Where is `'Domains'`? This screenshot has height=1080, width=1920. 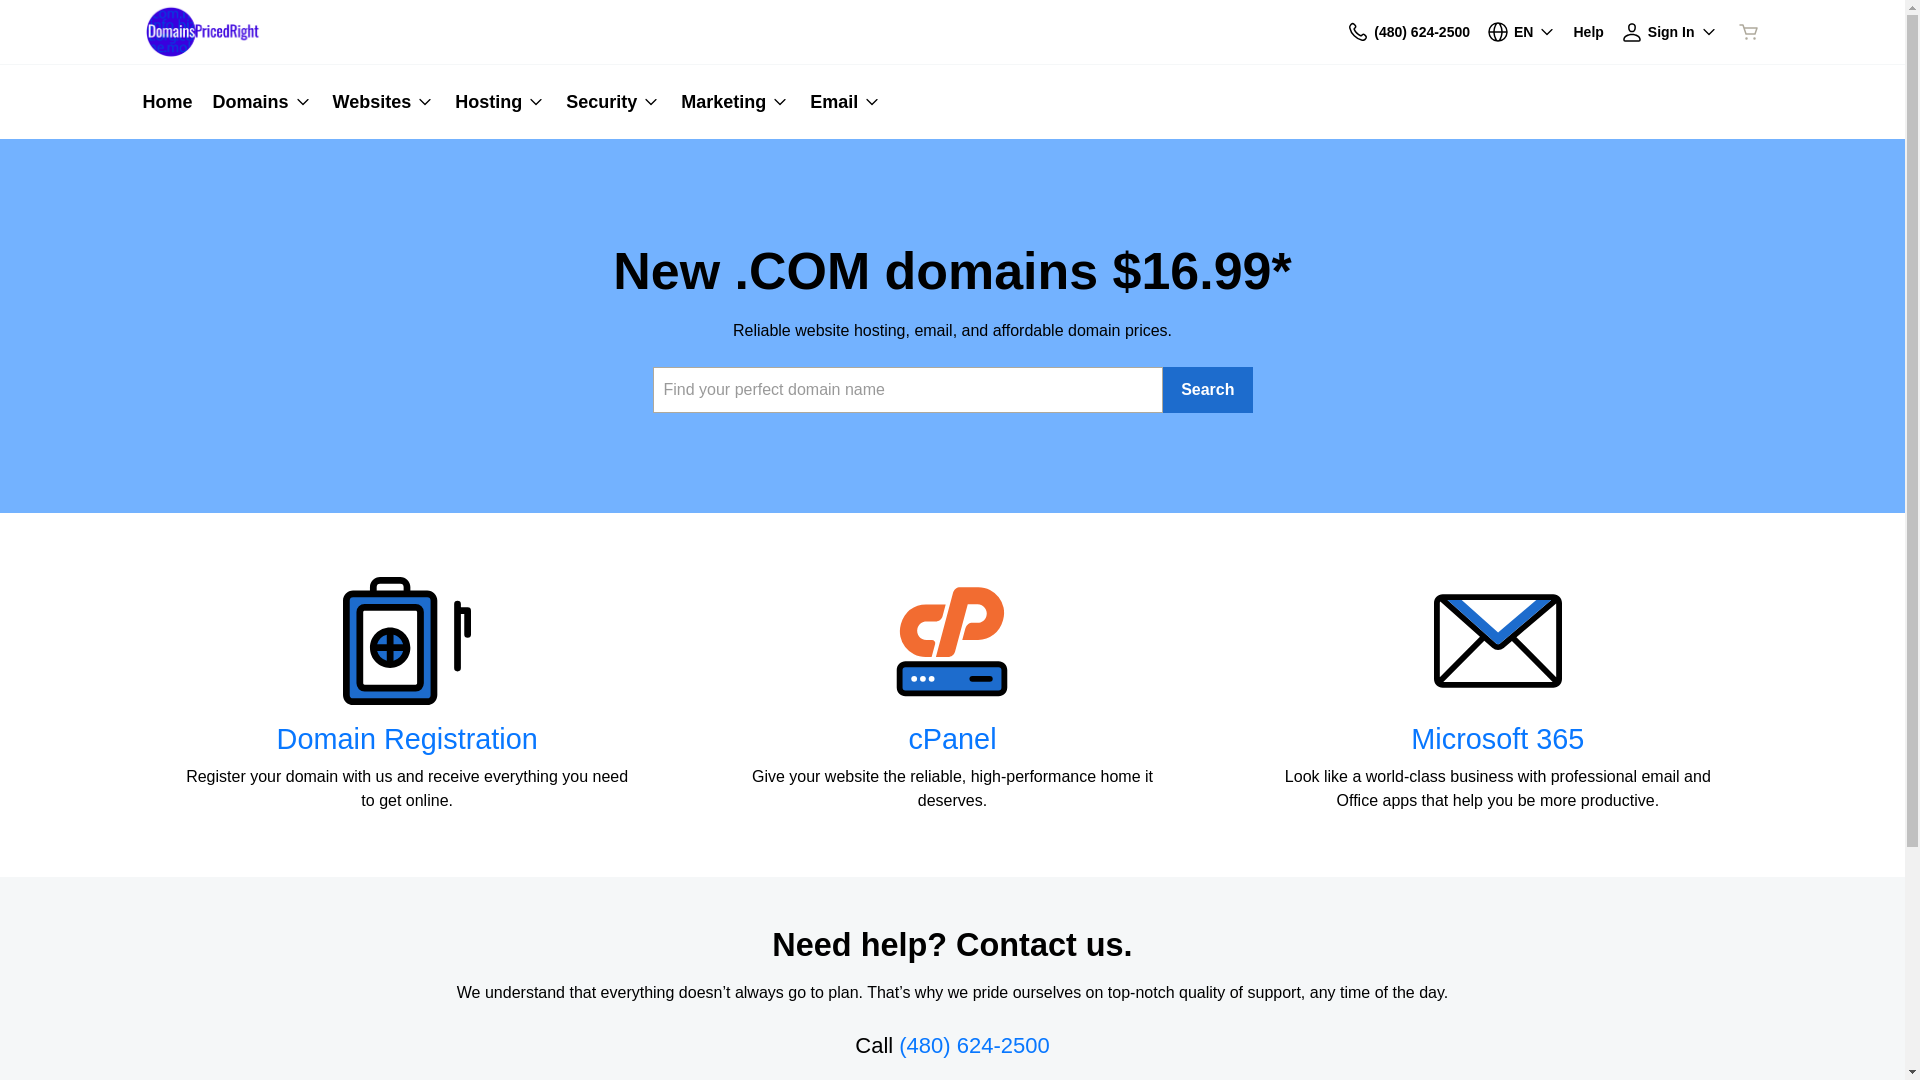 'Domains' is located at coordinates (262, 101).